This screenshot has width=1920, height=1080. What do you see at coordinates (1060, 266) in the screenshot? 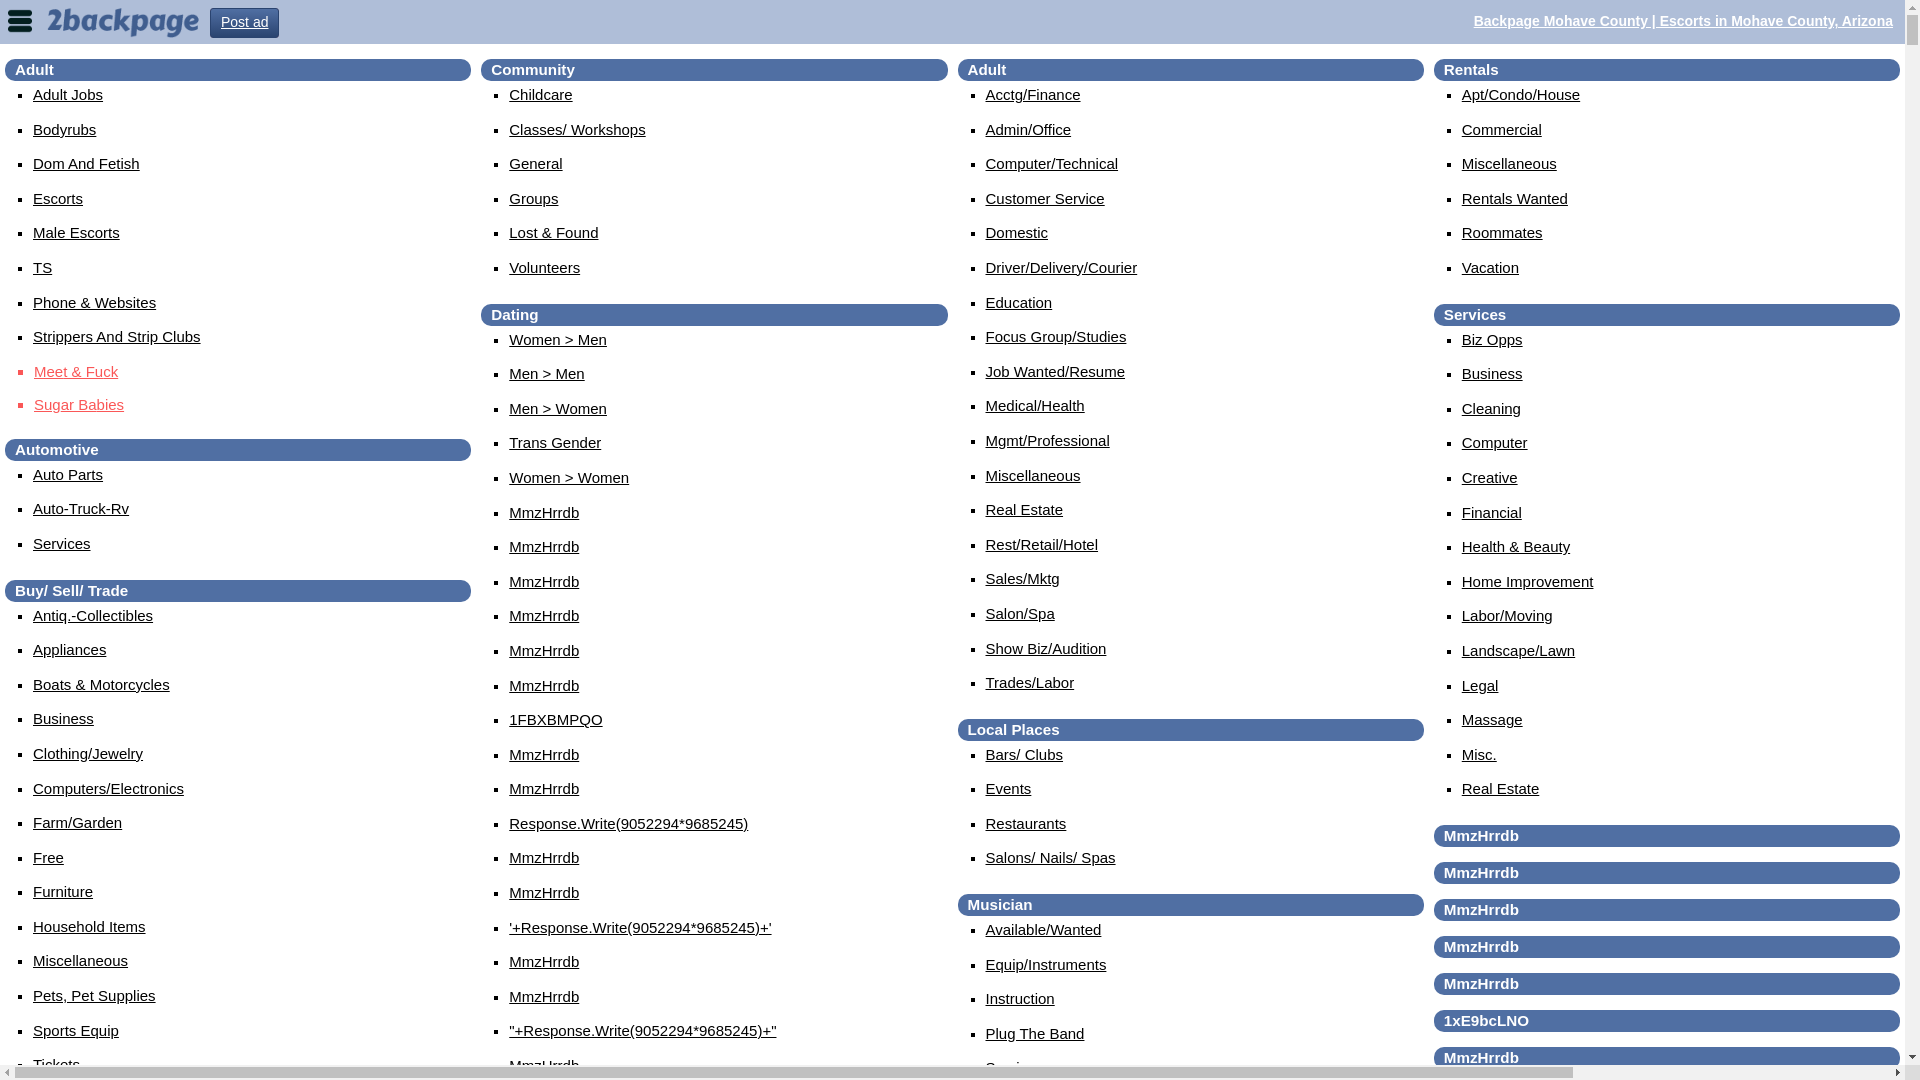
I see `'Driver/Delivery/Courier'` at bounding box center [1060, 266].